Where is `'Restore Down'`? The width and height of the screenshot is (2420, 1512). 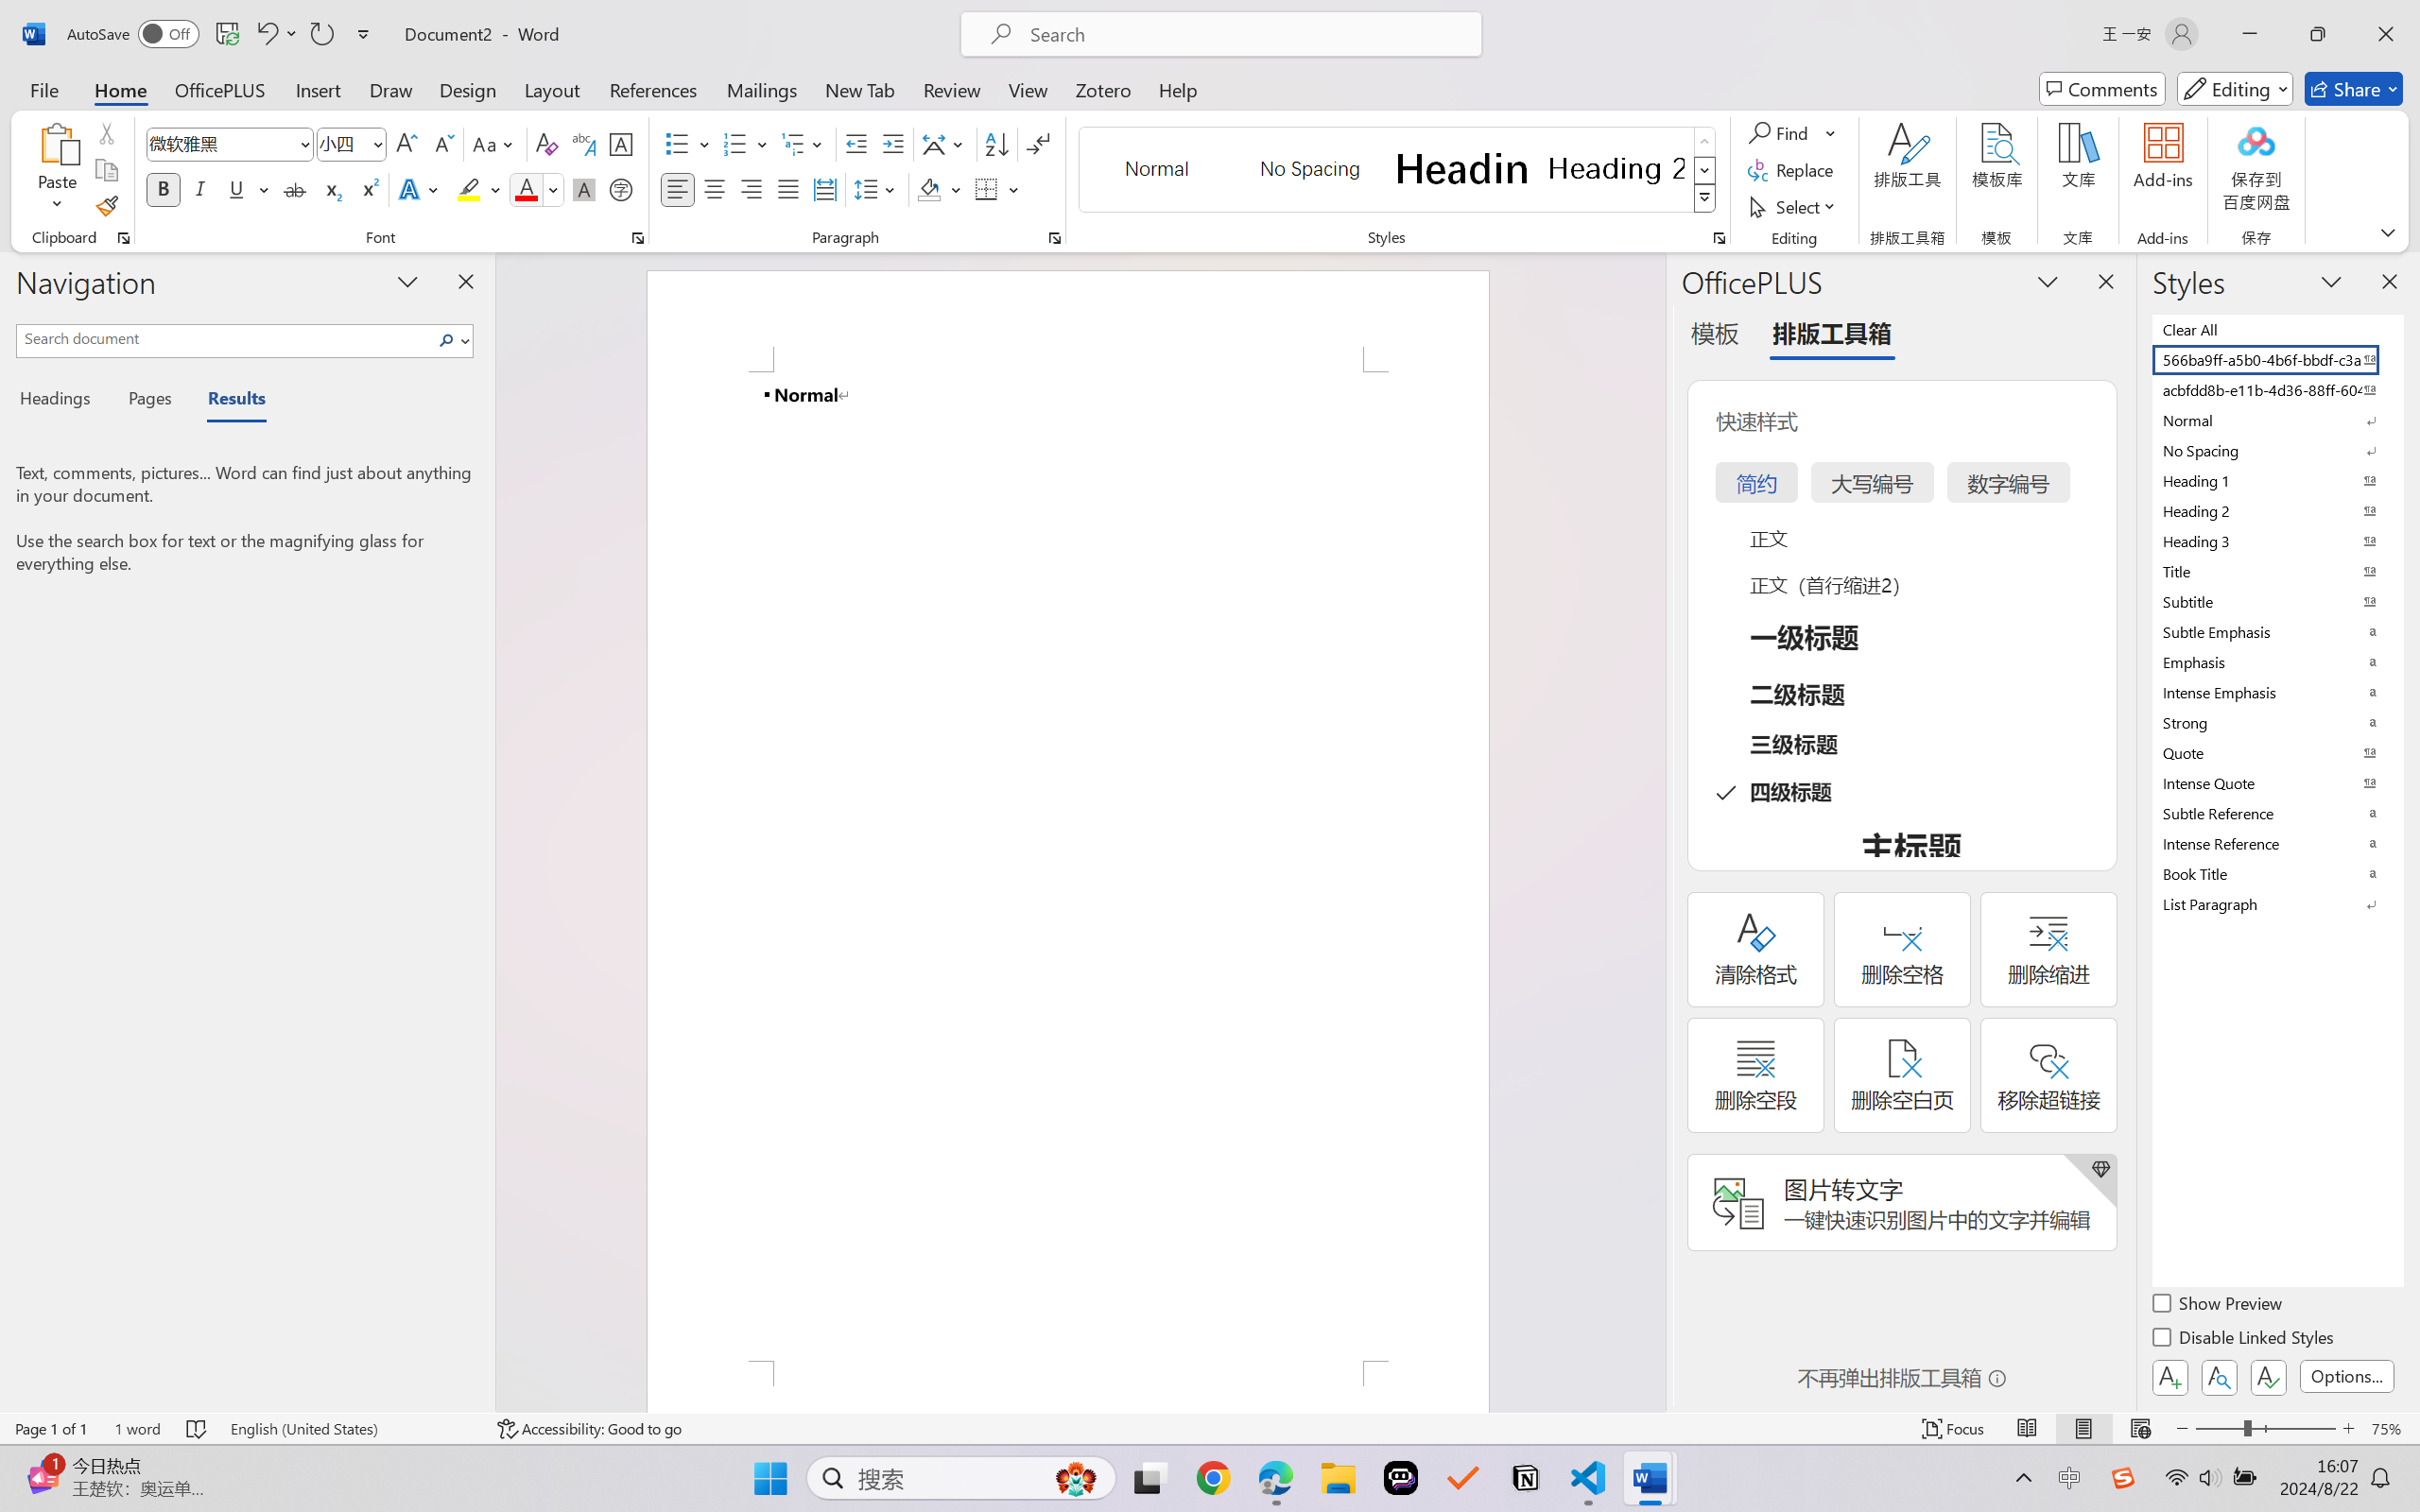
'Restore Down' is located at coordinates (2318, 33).